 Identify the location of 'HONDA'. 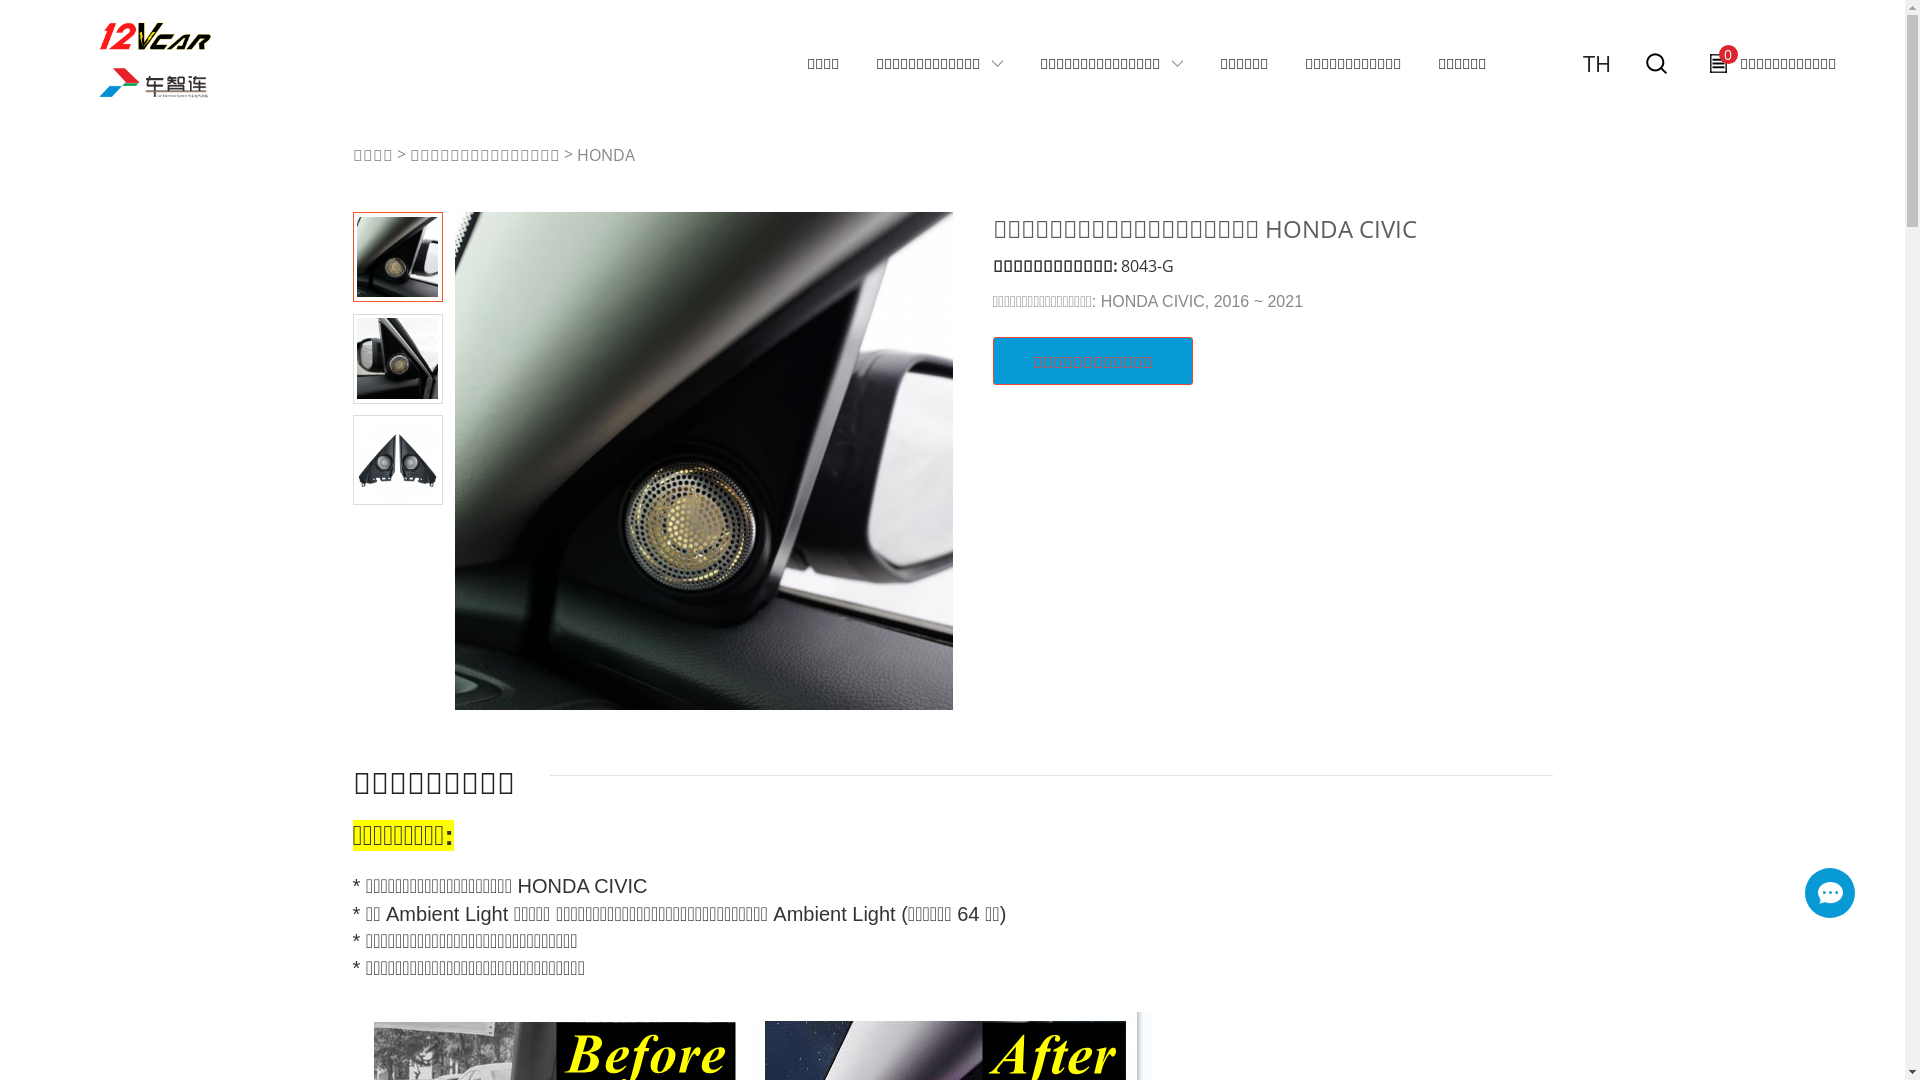
(603, 153).